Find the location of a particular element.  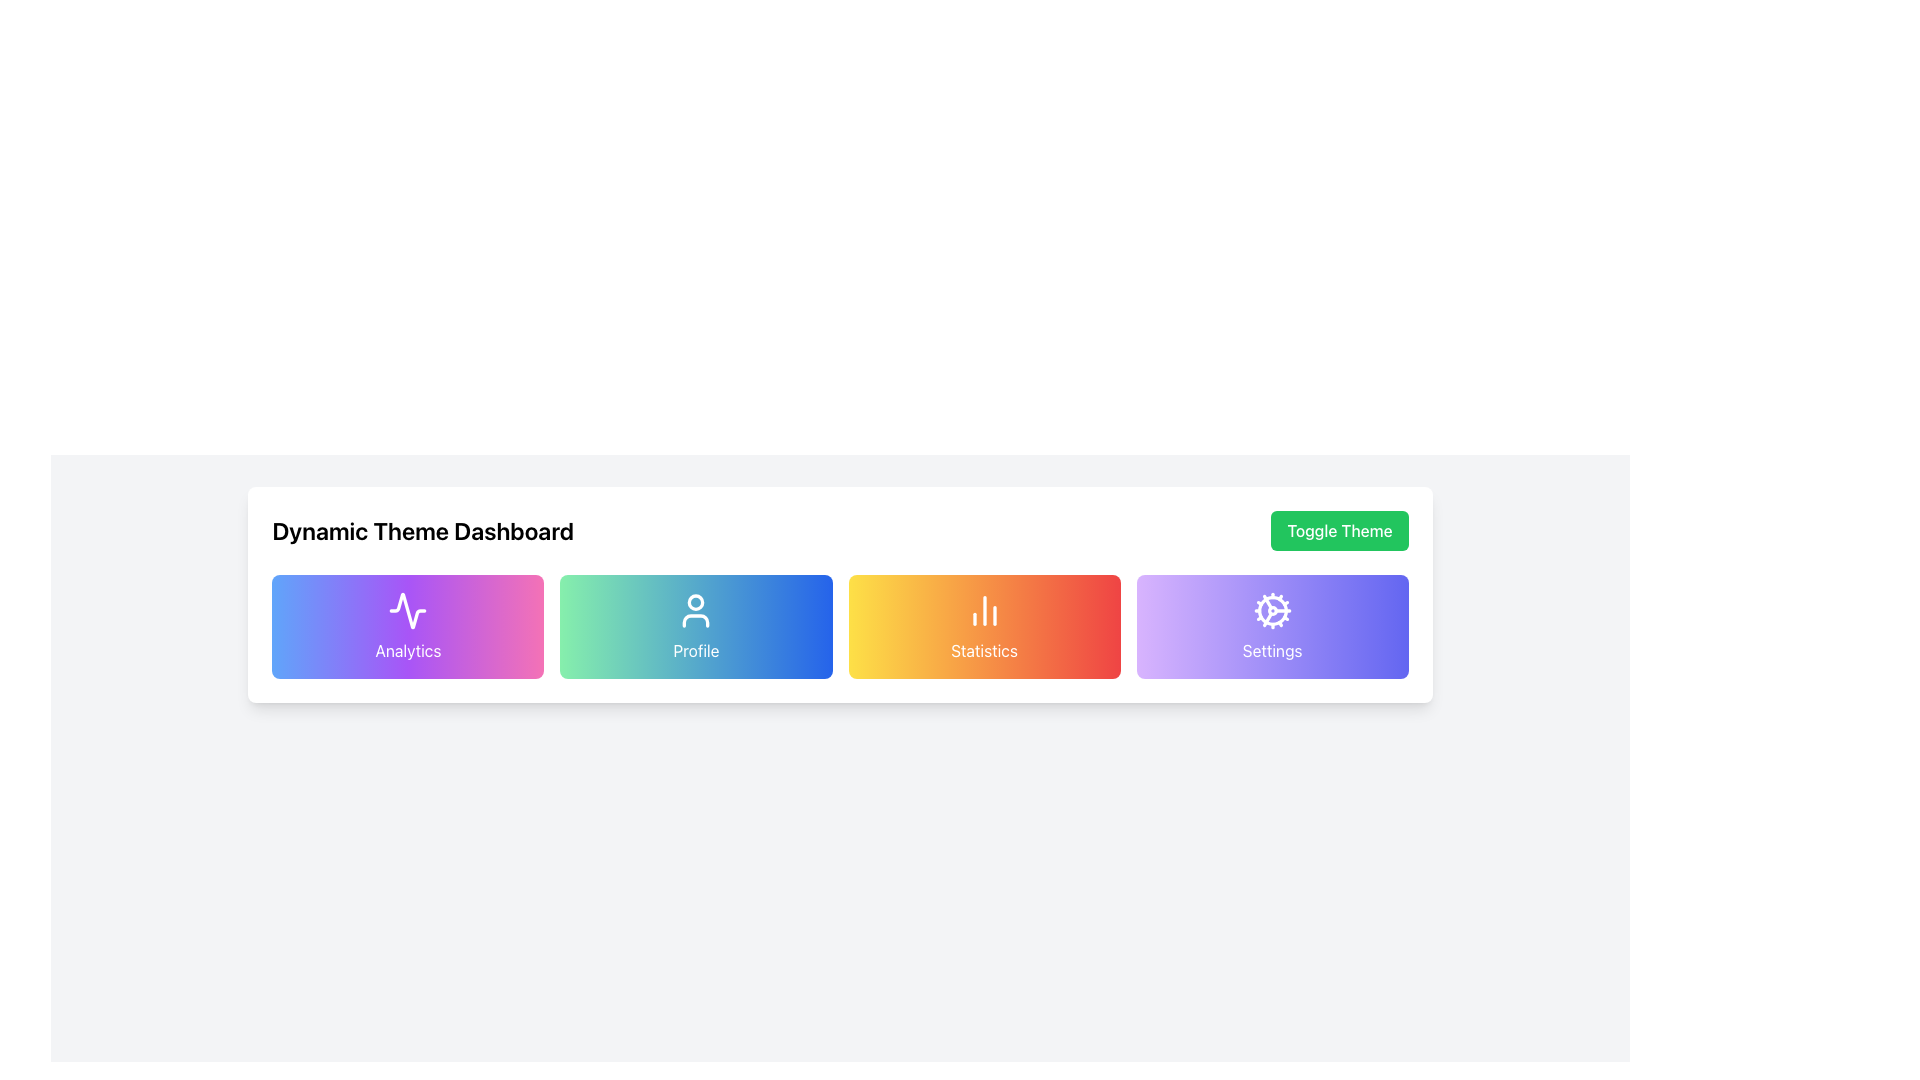

the theme toggle button located in the upper-right corner of the 'Dynamic Theme Dashboard' to switch the application's visual theme is located at coordinates (1339, 530).